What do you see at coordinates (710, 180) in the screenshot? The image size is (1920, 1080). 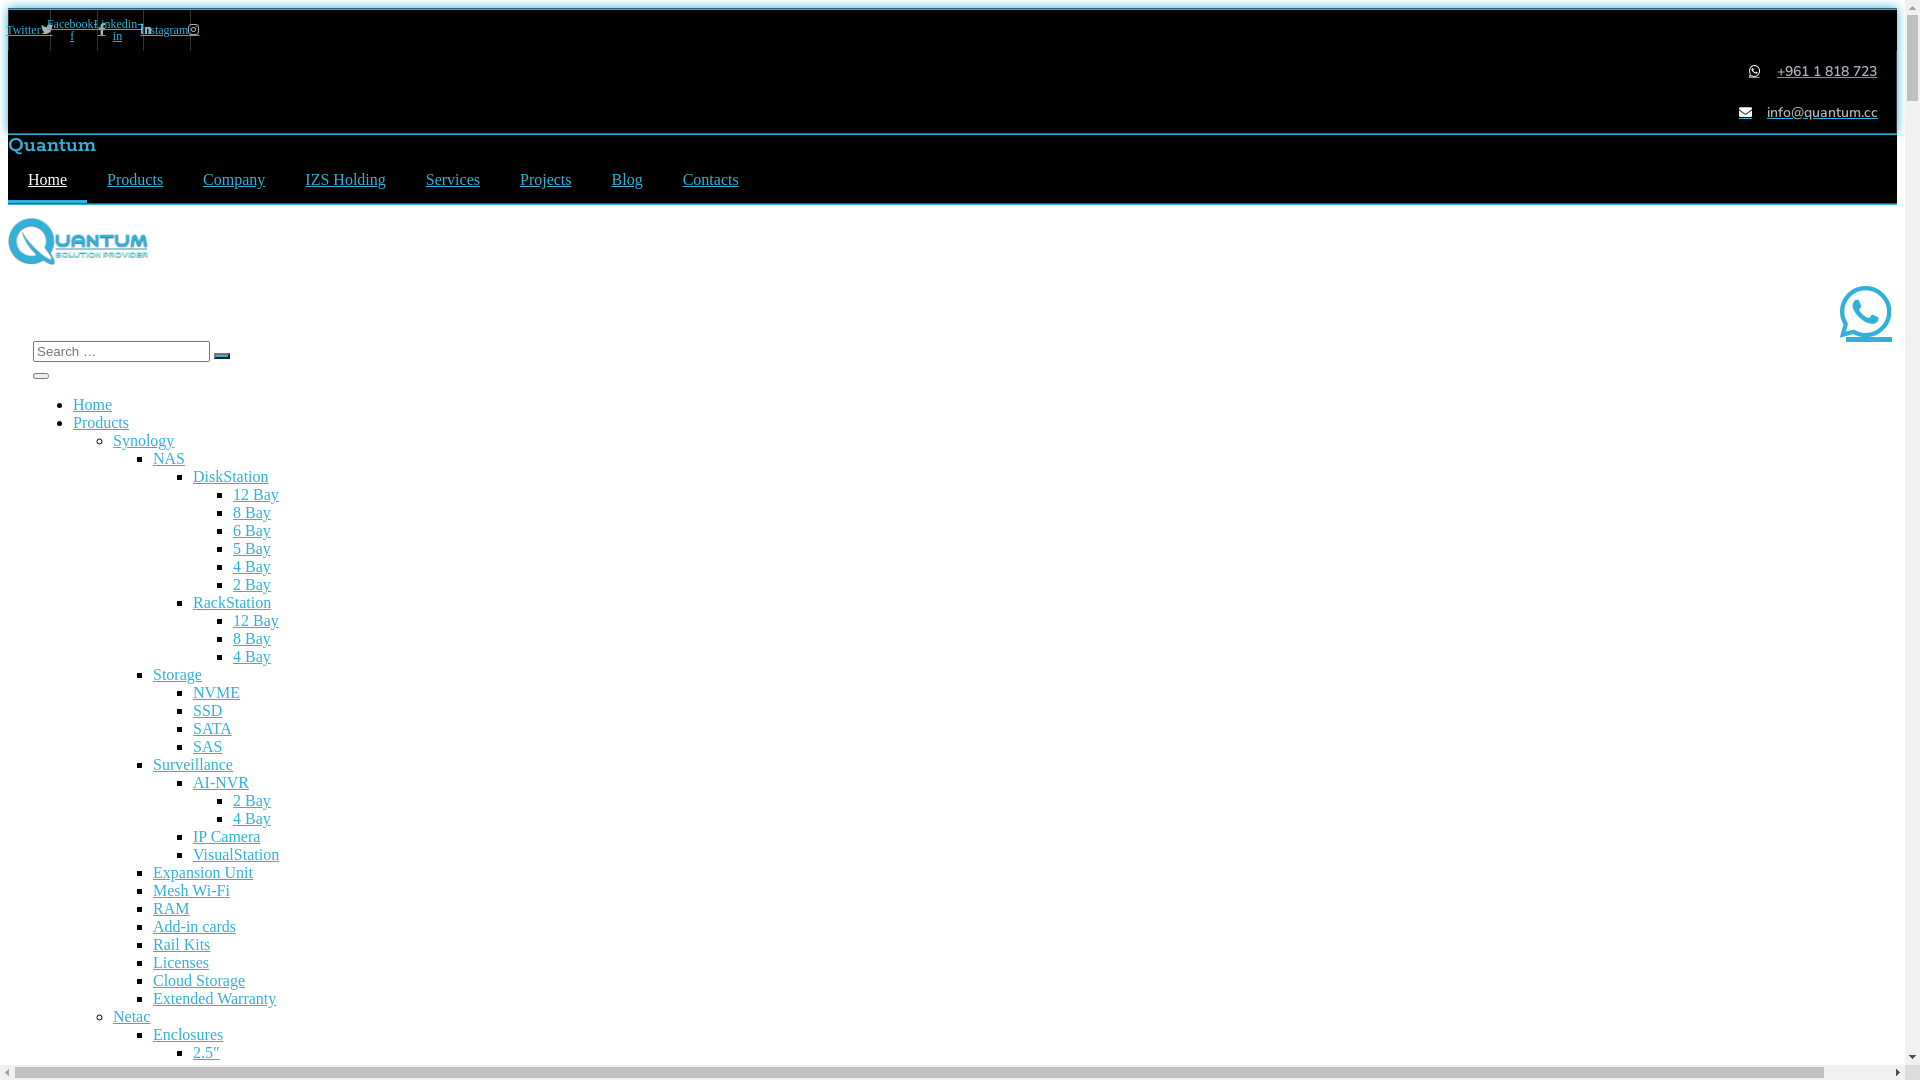 I see `'Contacts'` at bounding box center [710, 180].